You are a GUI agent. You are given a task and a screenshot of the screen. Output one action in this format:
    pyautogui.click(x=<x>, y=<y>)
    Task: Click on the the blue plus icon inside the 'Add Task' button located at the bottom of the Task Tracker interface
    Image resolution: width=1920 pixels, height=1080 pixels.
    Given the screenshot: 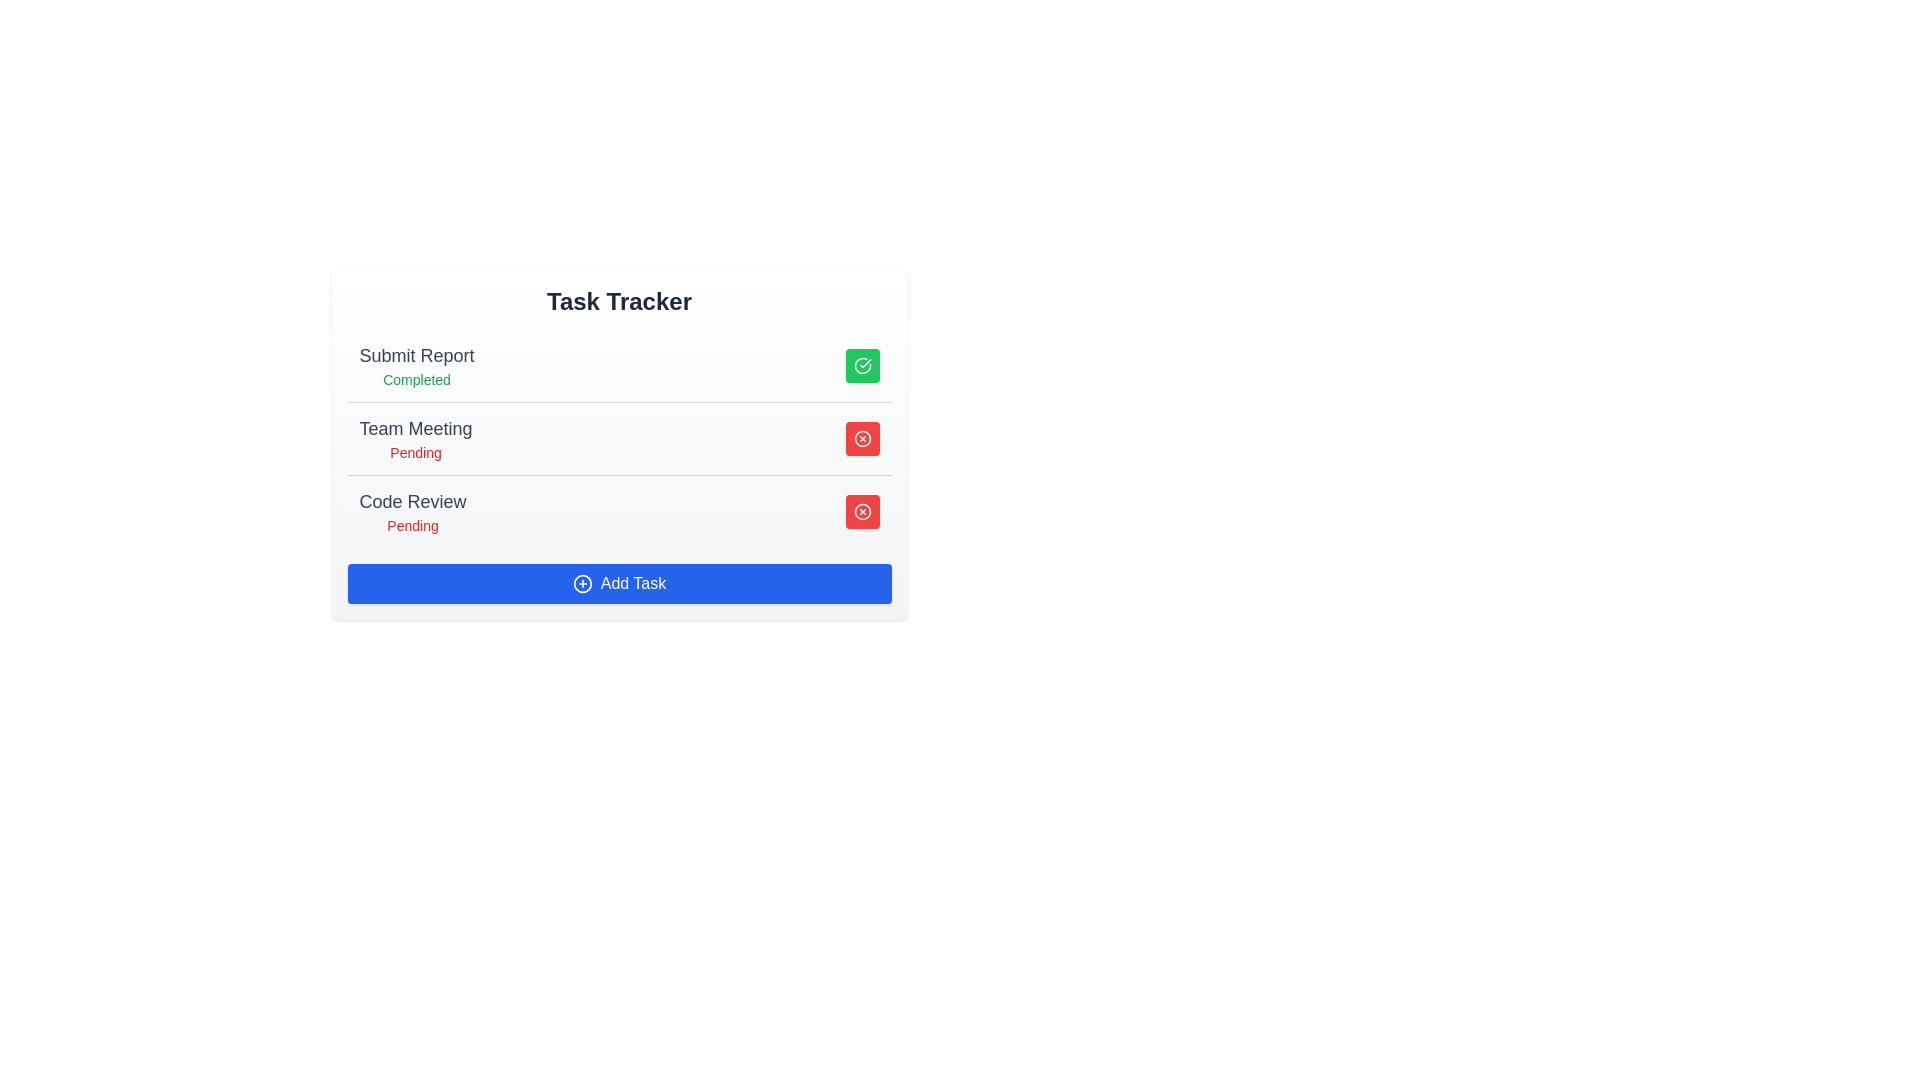 What is the action you would take?
    pyautogui.click(x=581, y=583)
    